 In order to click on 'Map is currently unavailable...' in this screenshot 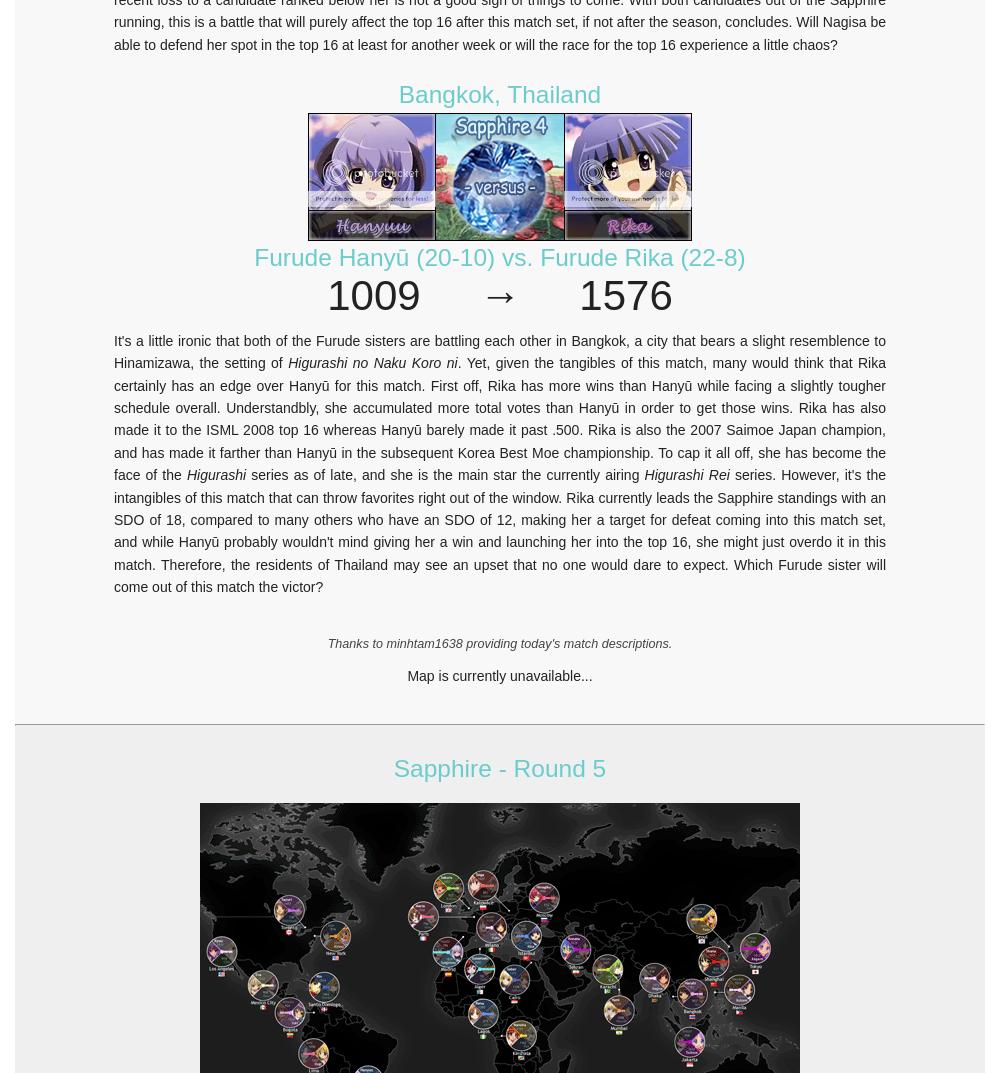, I will do `click(407, 675)`.